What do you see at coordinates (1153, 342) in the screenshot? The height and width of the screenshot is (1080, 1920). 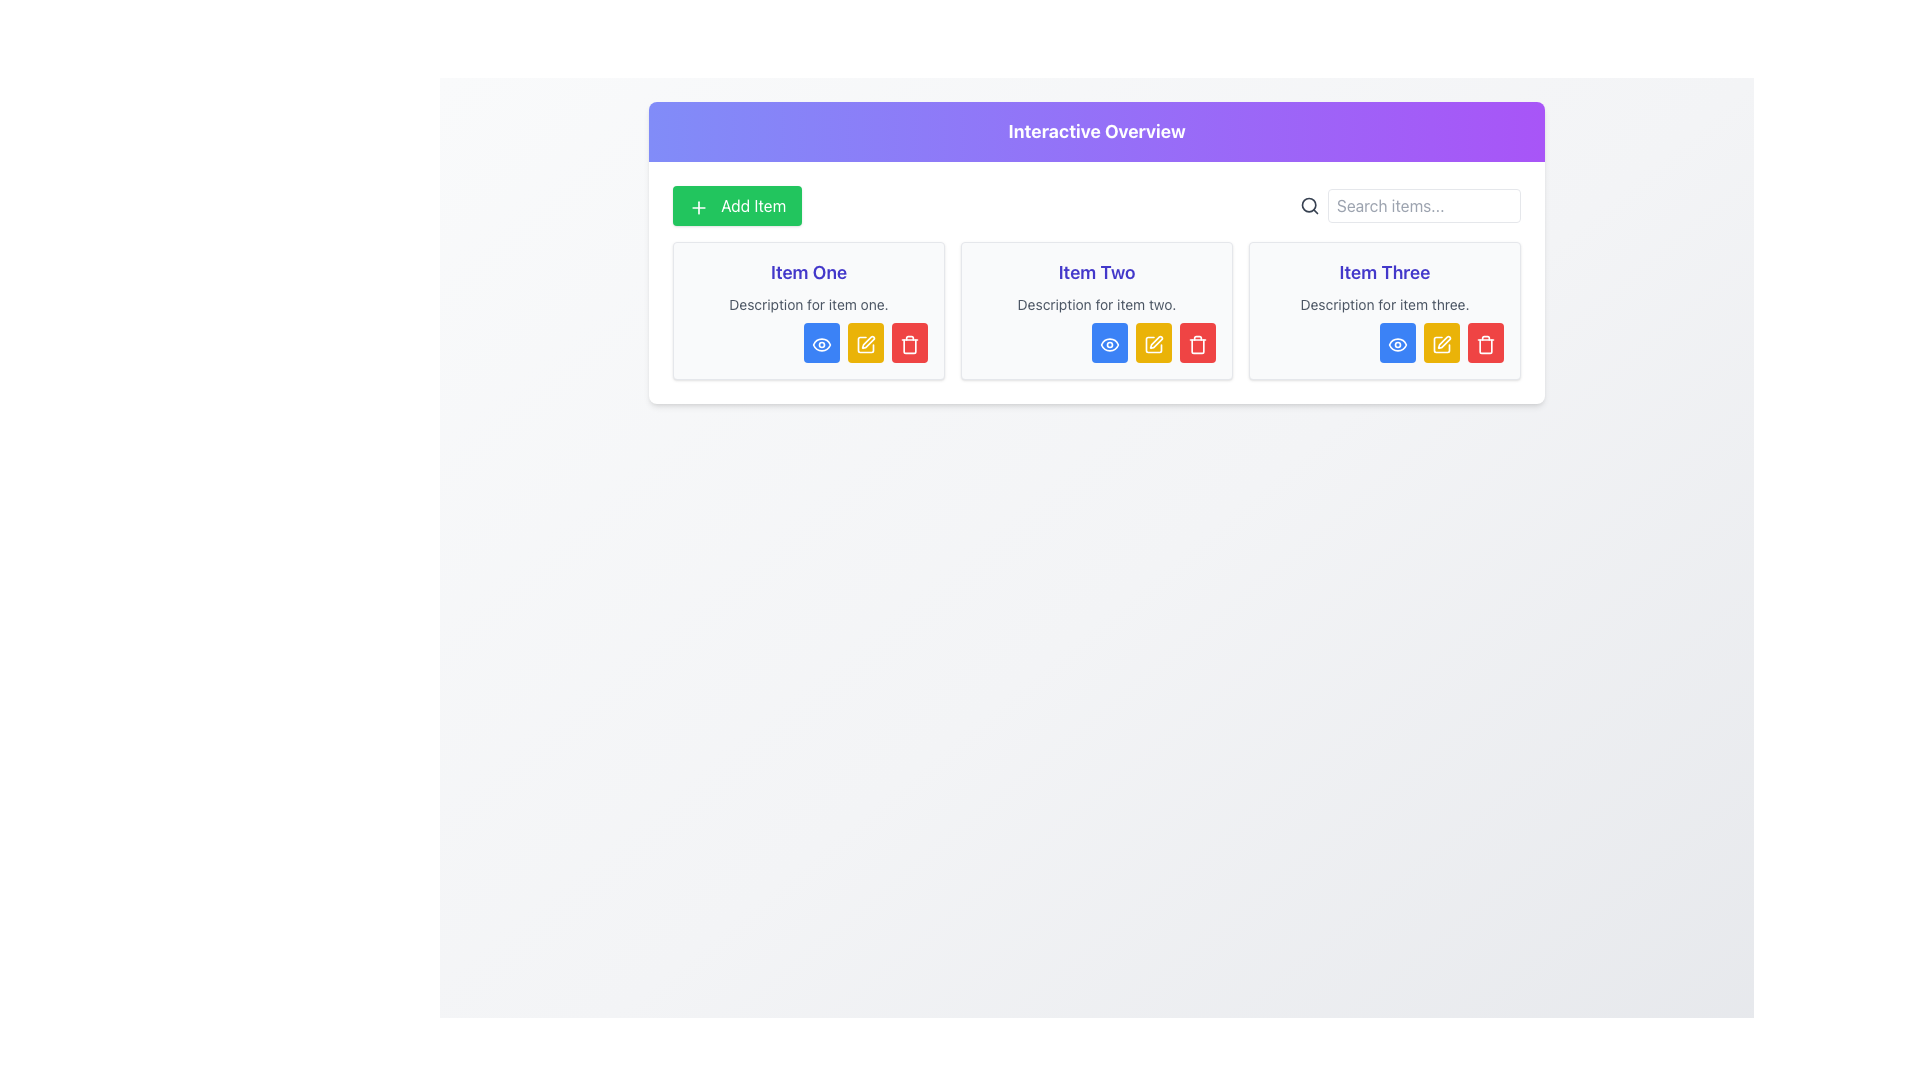 I see `the graphical icon representing a user action with a yellow background and pen-like design, located under 'Item Two'` at bounding box center [1153, 342].